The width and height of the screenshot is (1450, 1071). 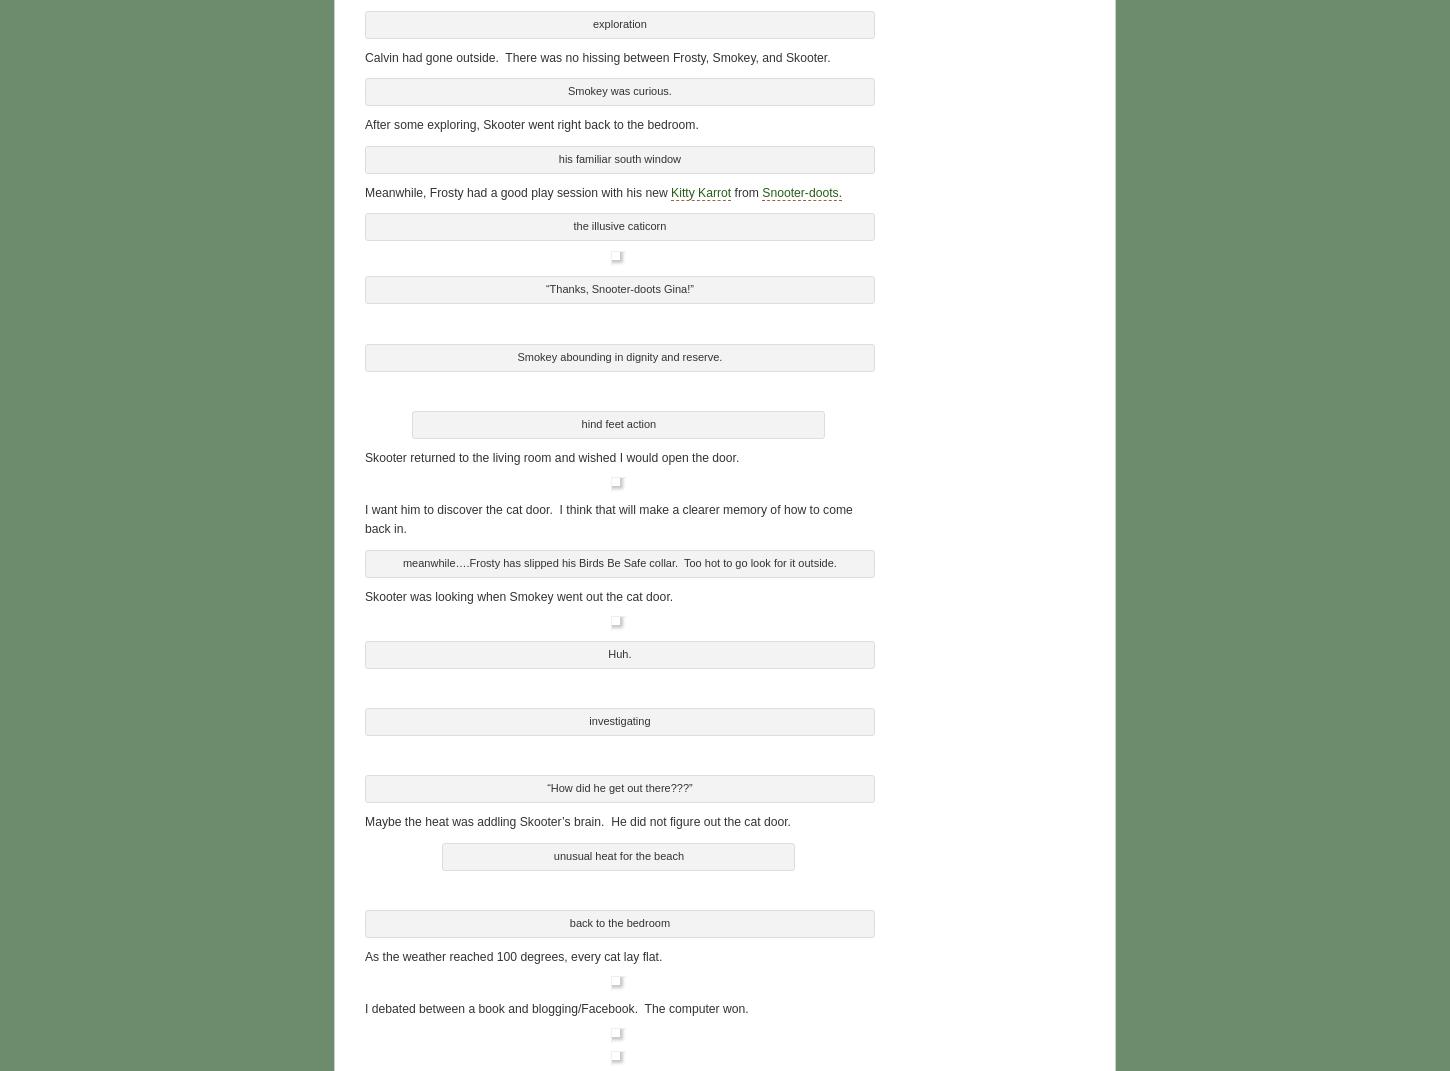 I want to click on 'Calvin had gone outside.  There was no hissing between Frosty, Smokey, and Skooter.', so click(x=597, y=55).